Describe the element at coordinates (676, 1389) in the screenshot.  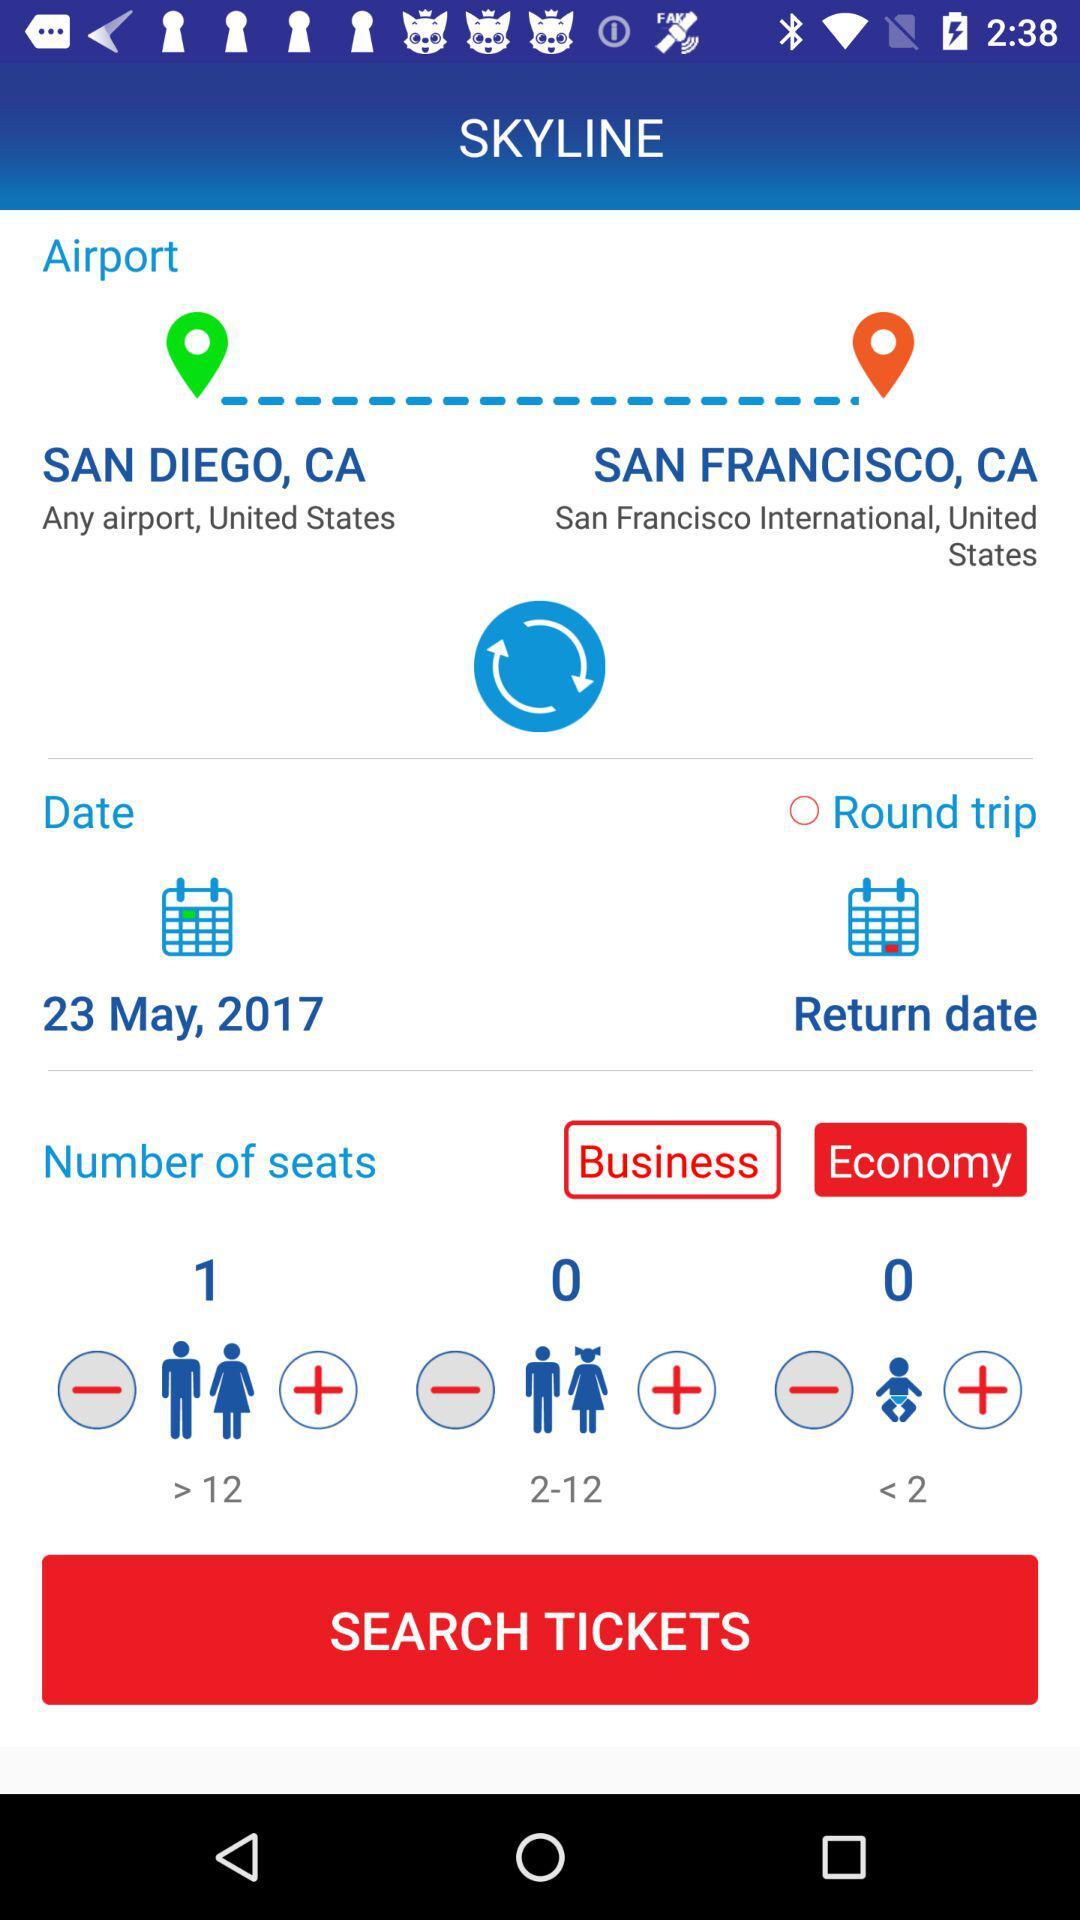
I see `second  symbol from left` at that location.